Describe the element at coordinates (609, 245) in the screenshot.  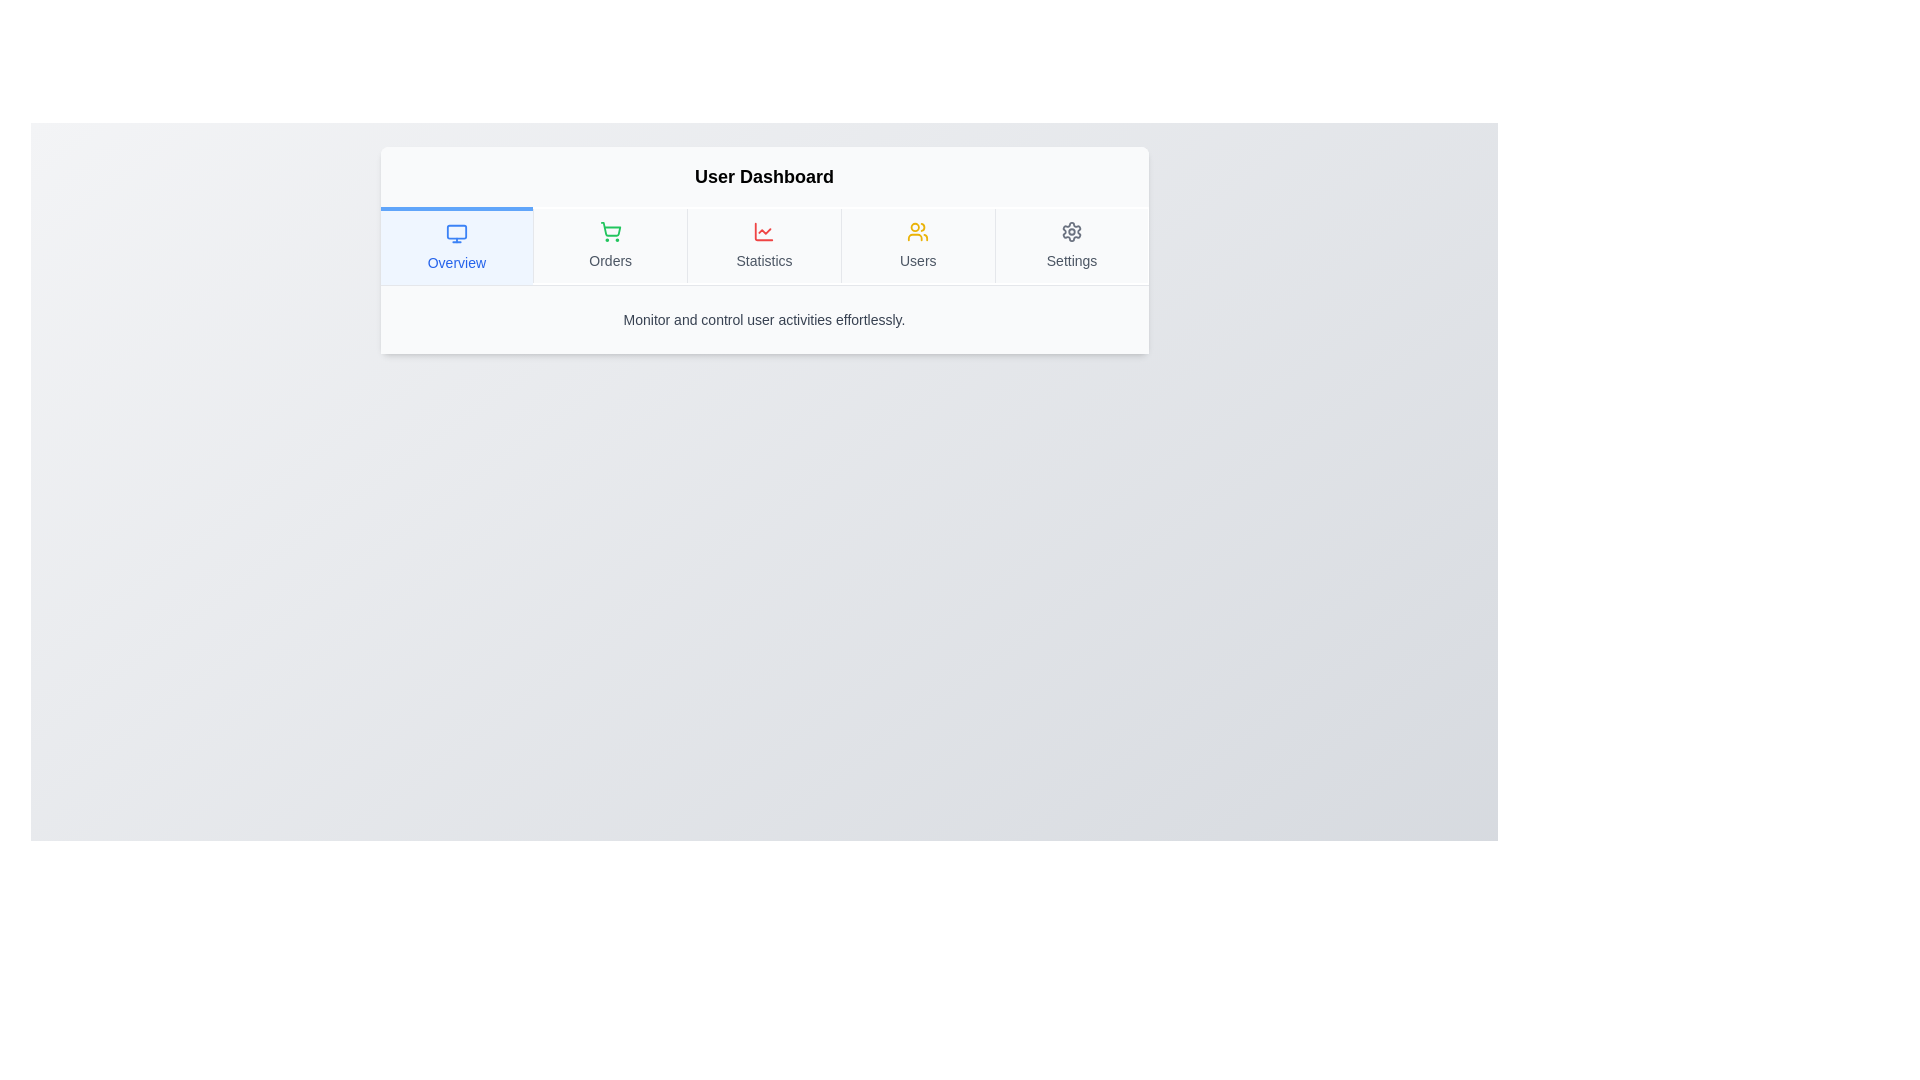
I see `the vertically oriented navigation button with a green shopping cart icon and the text 'Orders'` at that location.